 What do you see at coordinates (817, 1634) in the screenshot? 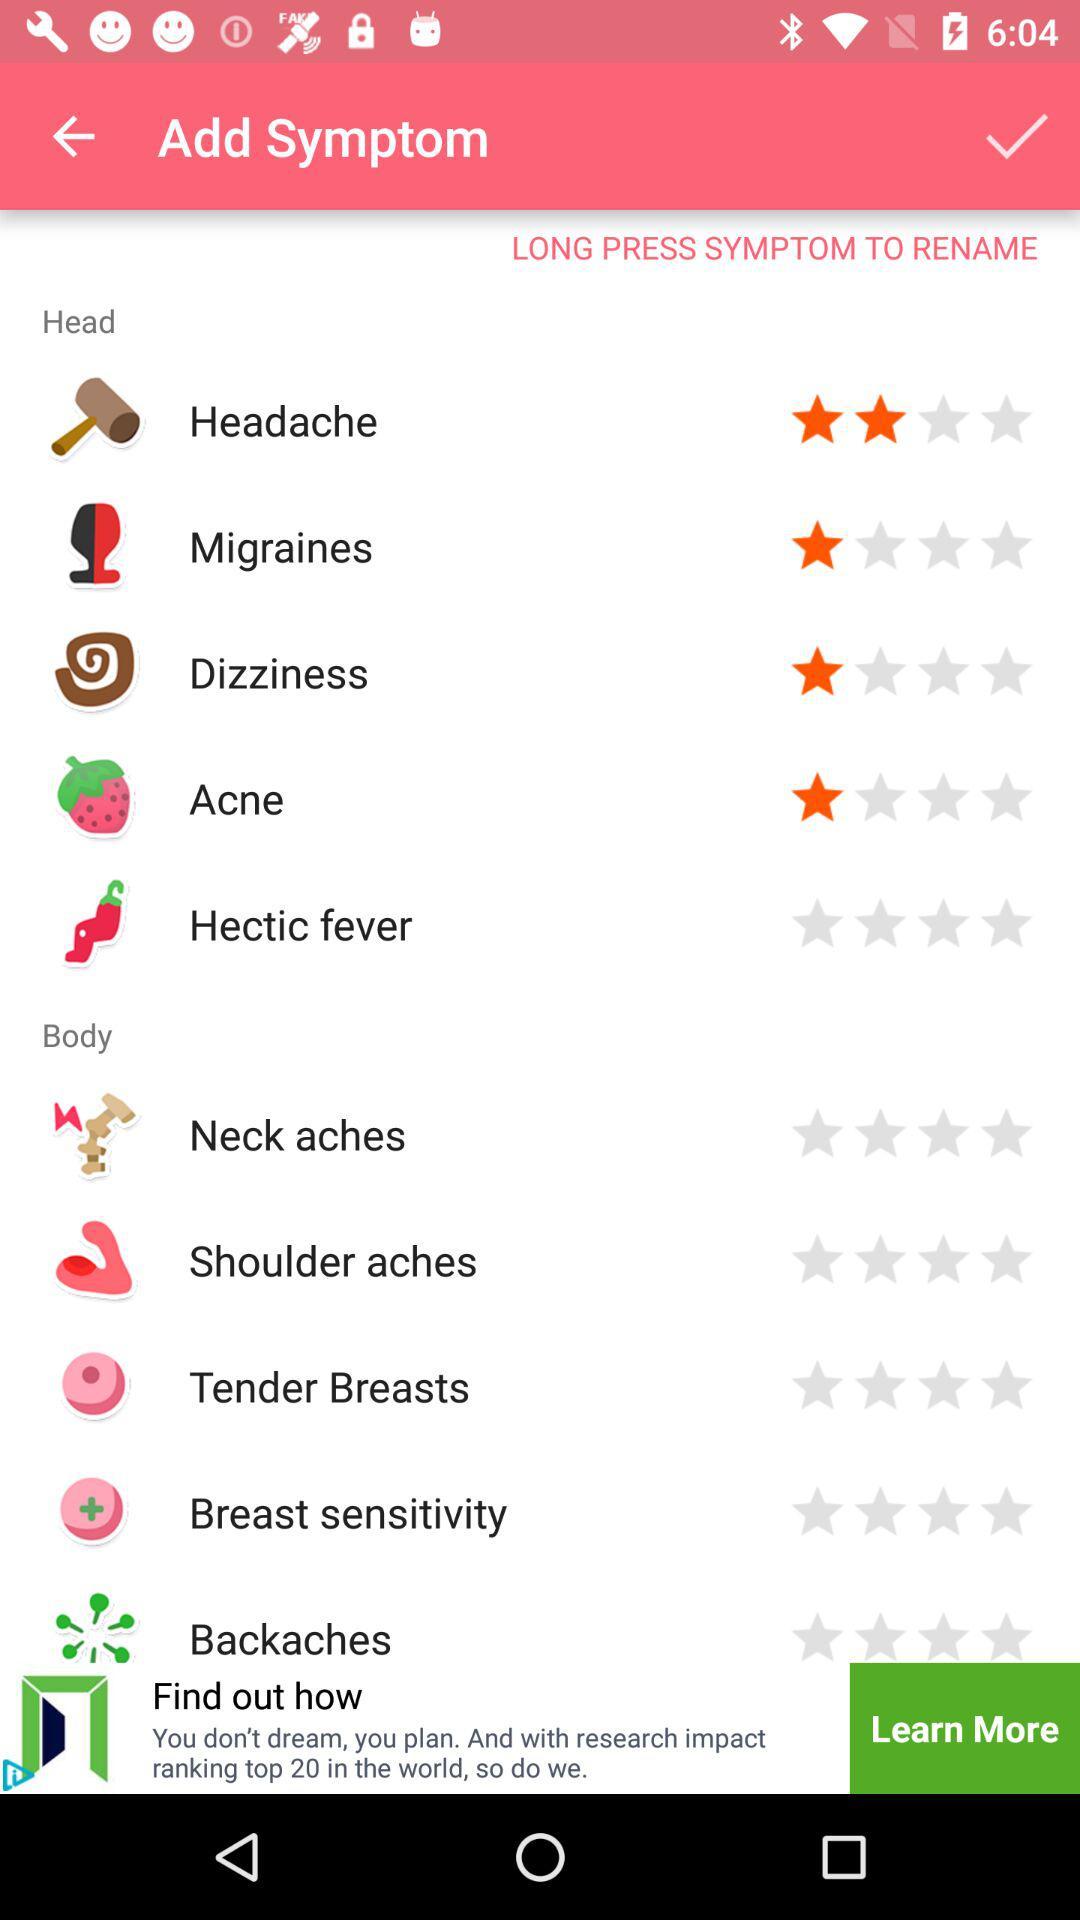
I see `backaches one star` at bounding box center [817, 1634].